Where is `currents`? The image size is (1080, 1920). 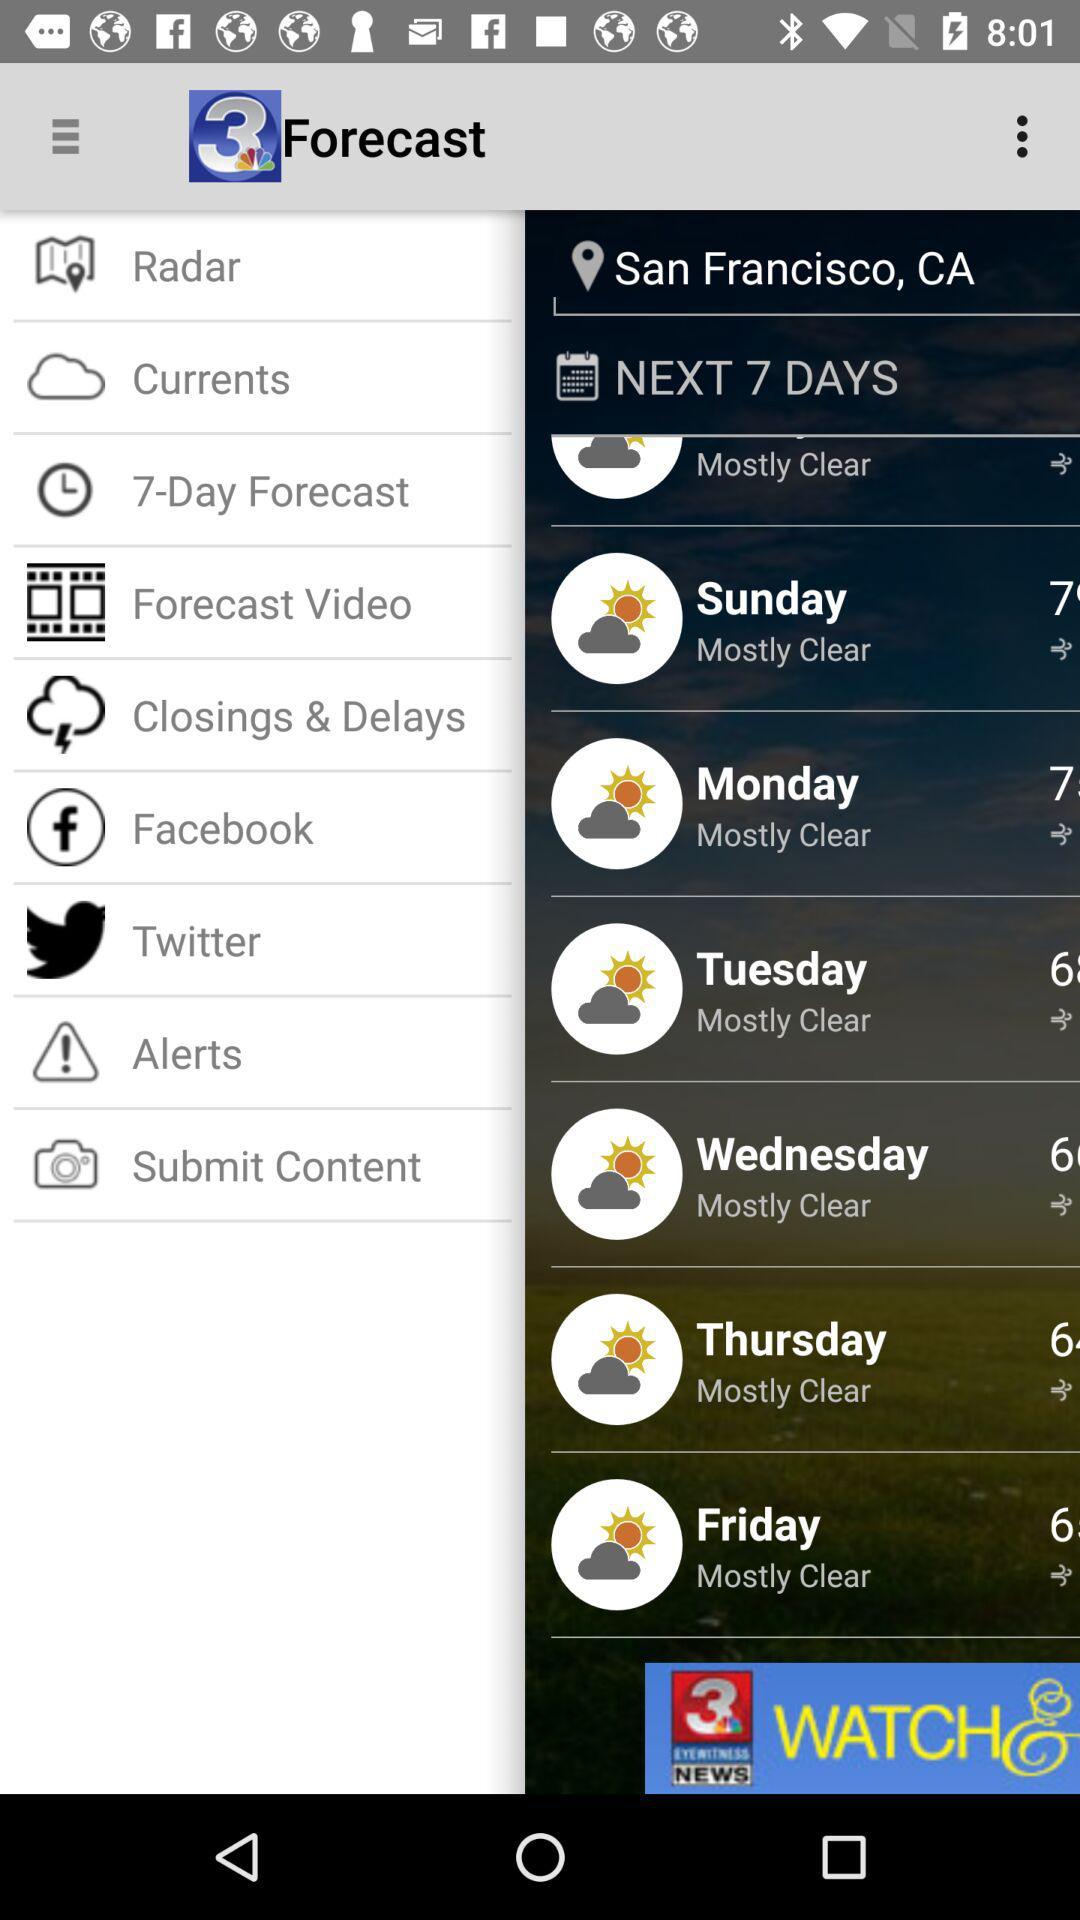 currents is located at coordinates (315, 377).